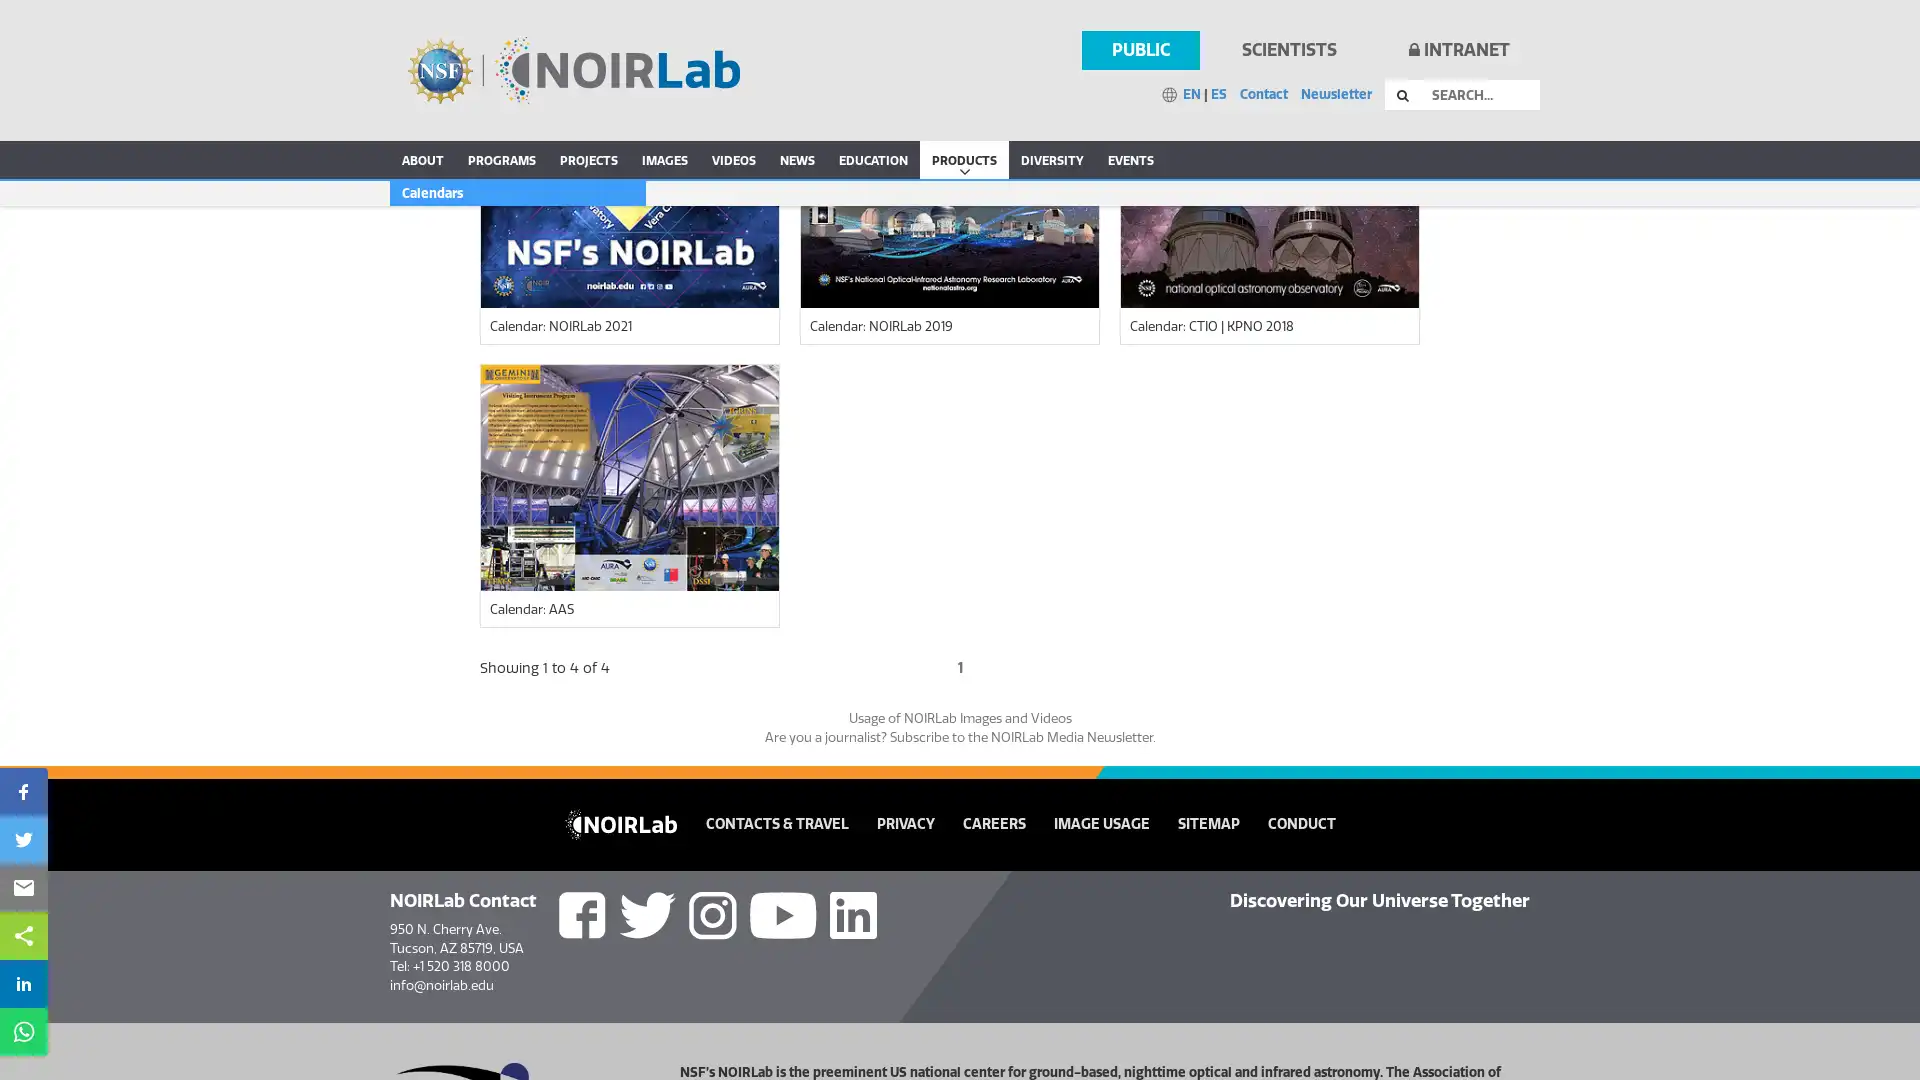 This screenshot has width=1920, height=1080. What do you see at coordinates (1458, 49) in the screenshot?
I see `INTRANET` at bounding box center [1458, 49].